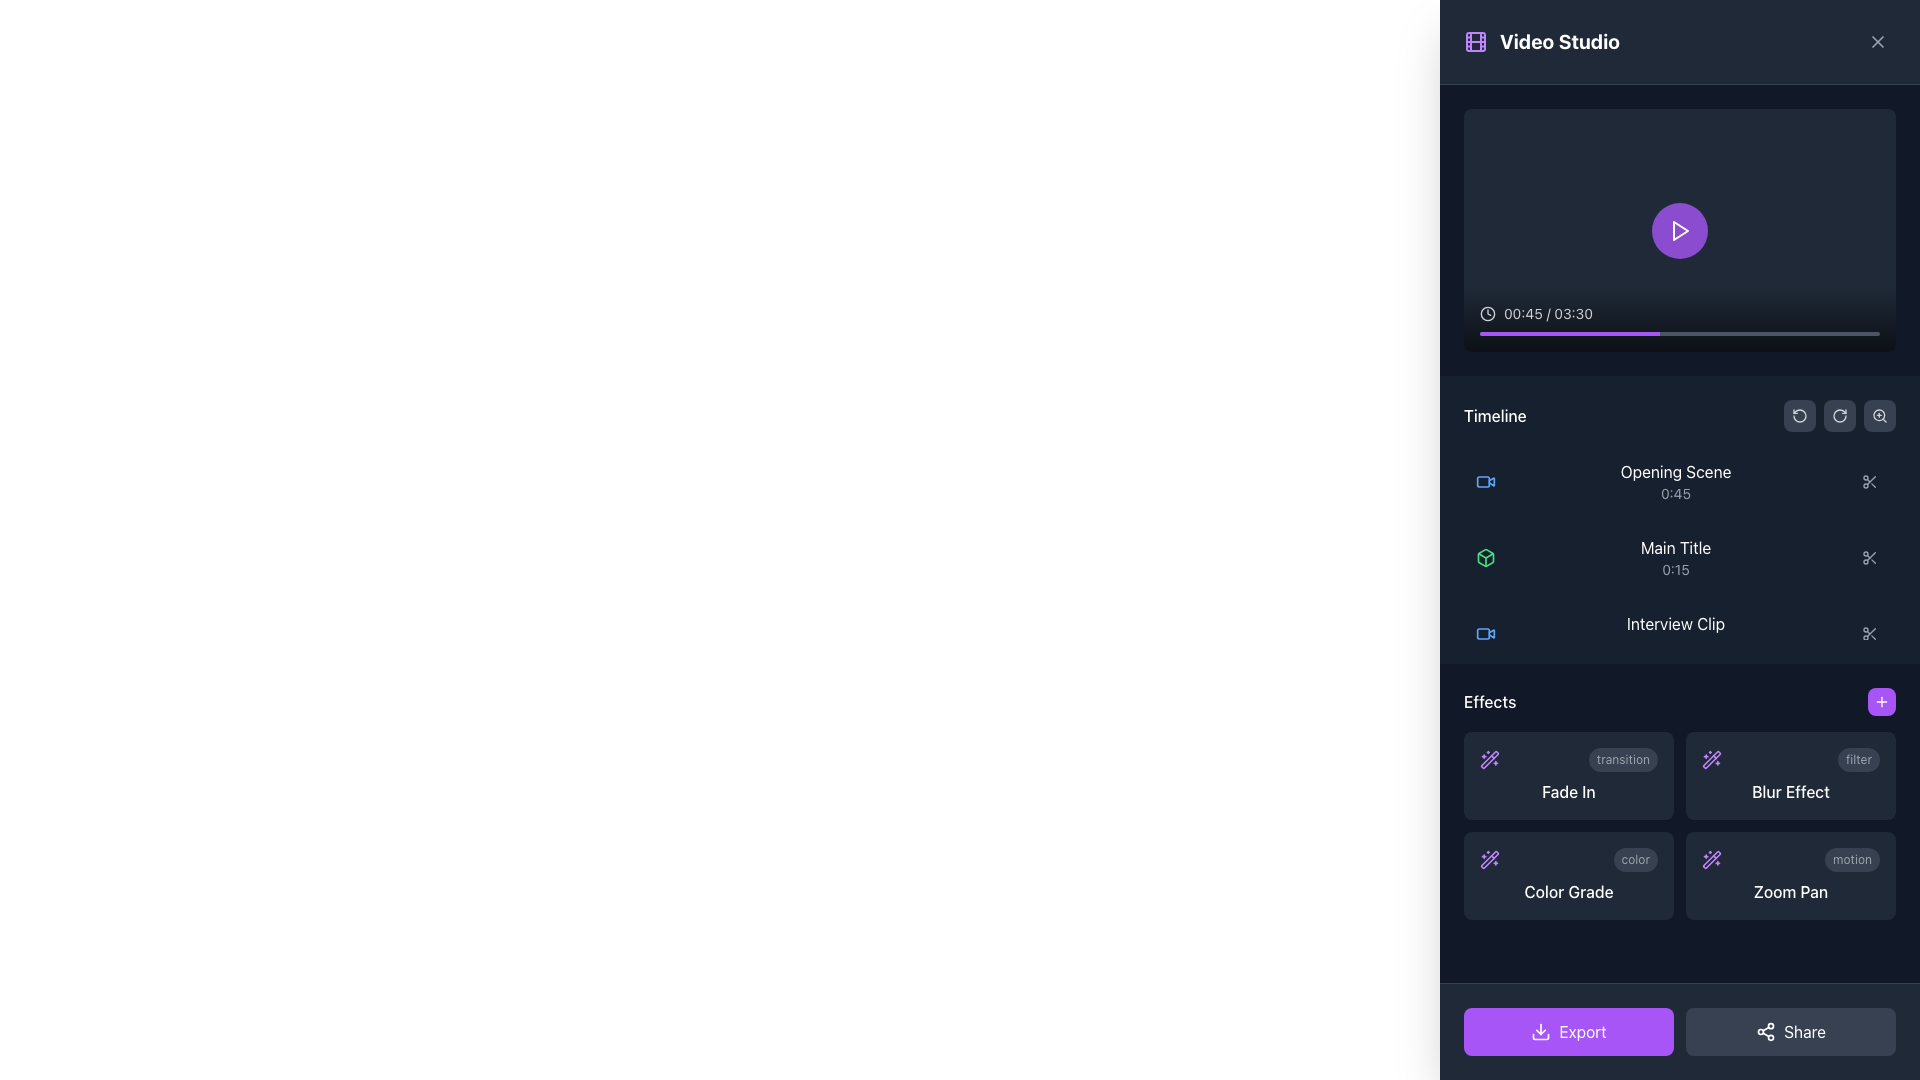 This screenshot has height=1080, width=1920. Describe the element at coordinates (1879, 415) in the screenshot. I see `the magnifying glass icon button with a plus symbol inside it, located in the top-right corner of the interface, to magnify the content view` at that location.